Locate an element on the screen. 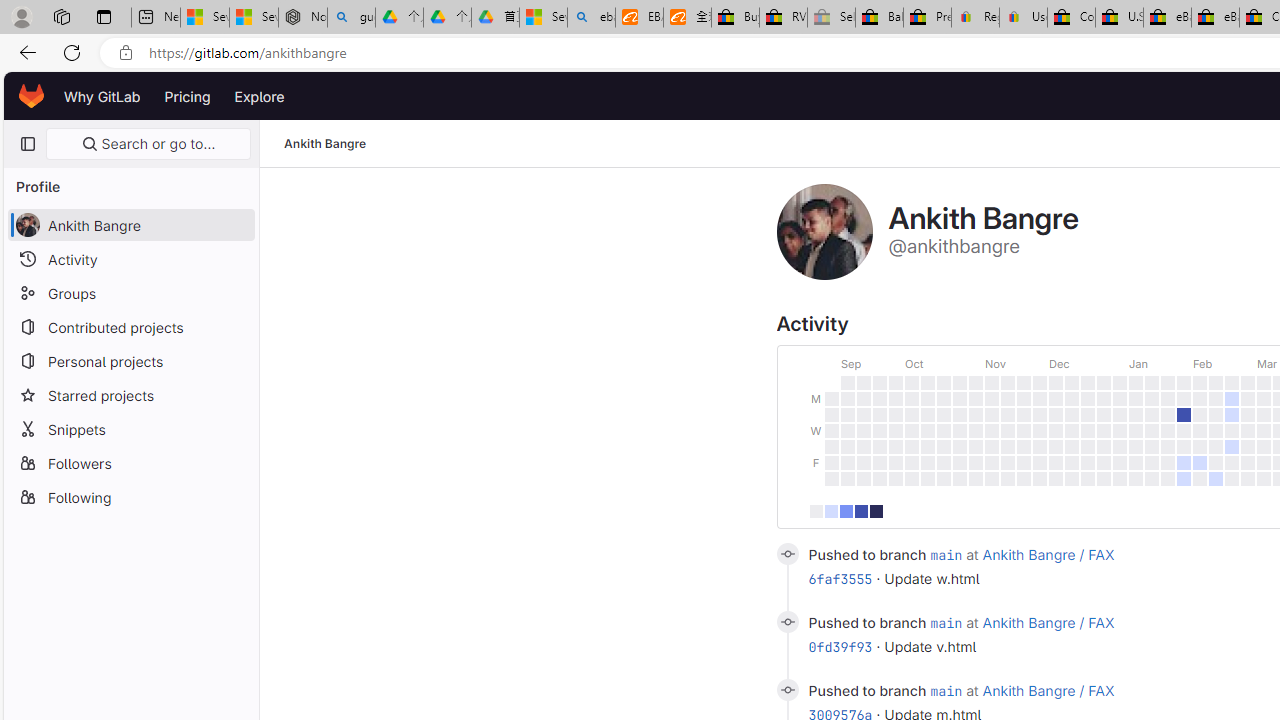  'Primary navigation sidebar' is located at coordinates (27, 143).